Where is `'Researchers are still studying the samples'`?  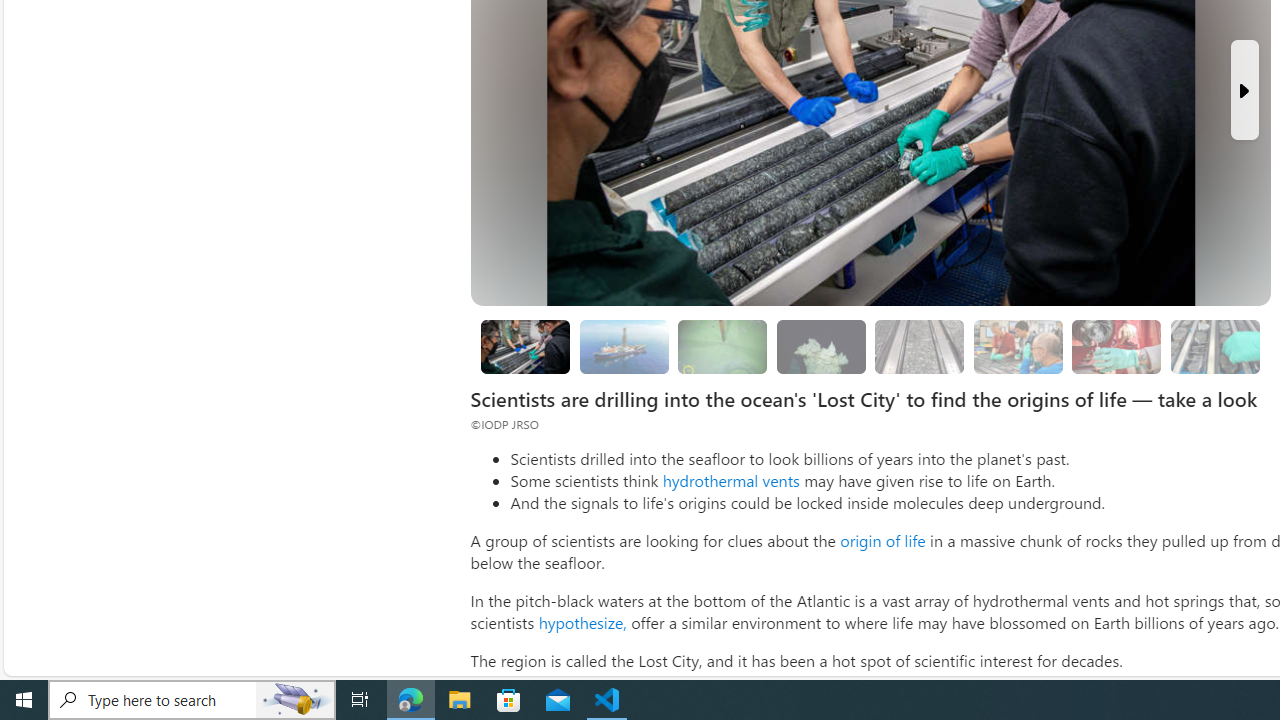
'Researchers are still studying the samples' is located at coordinates (1213, 345).